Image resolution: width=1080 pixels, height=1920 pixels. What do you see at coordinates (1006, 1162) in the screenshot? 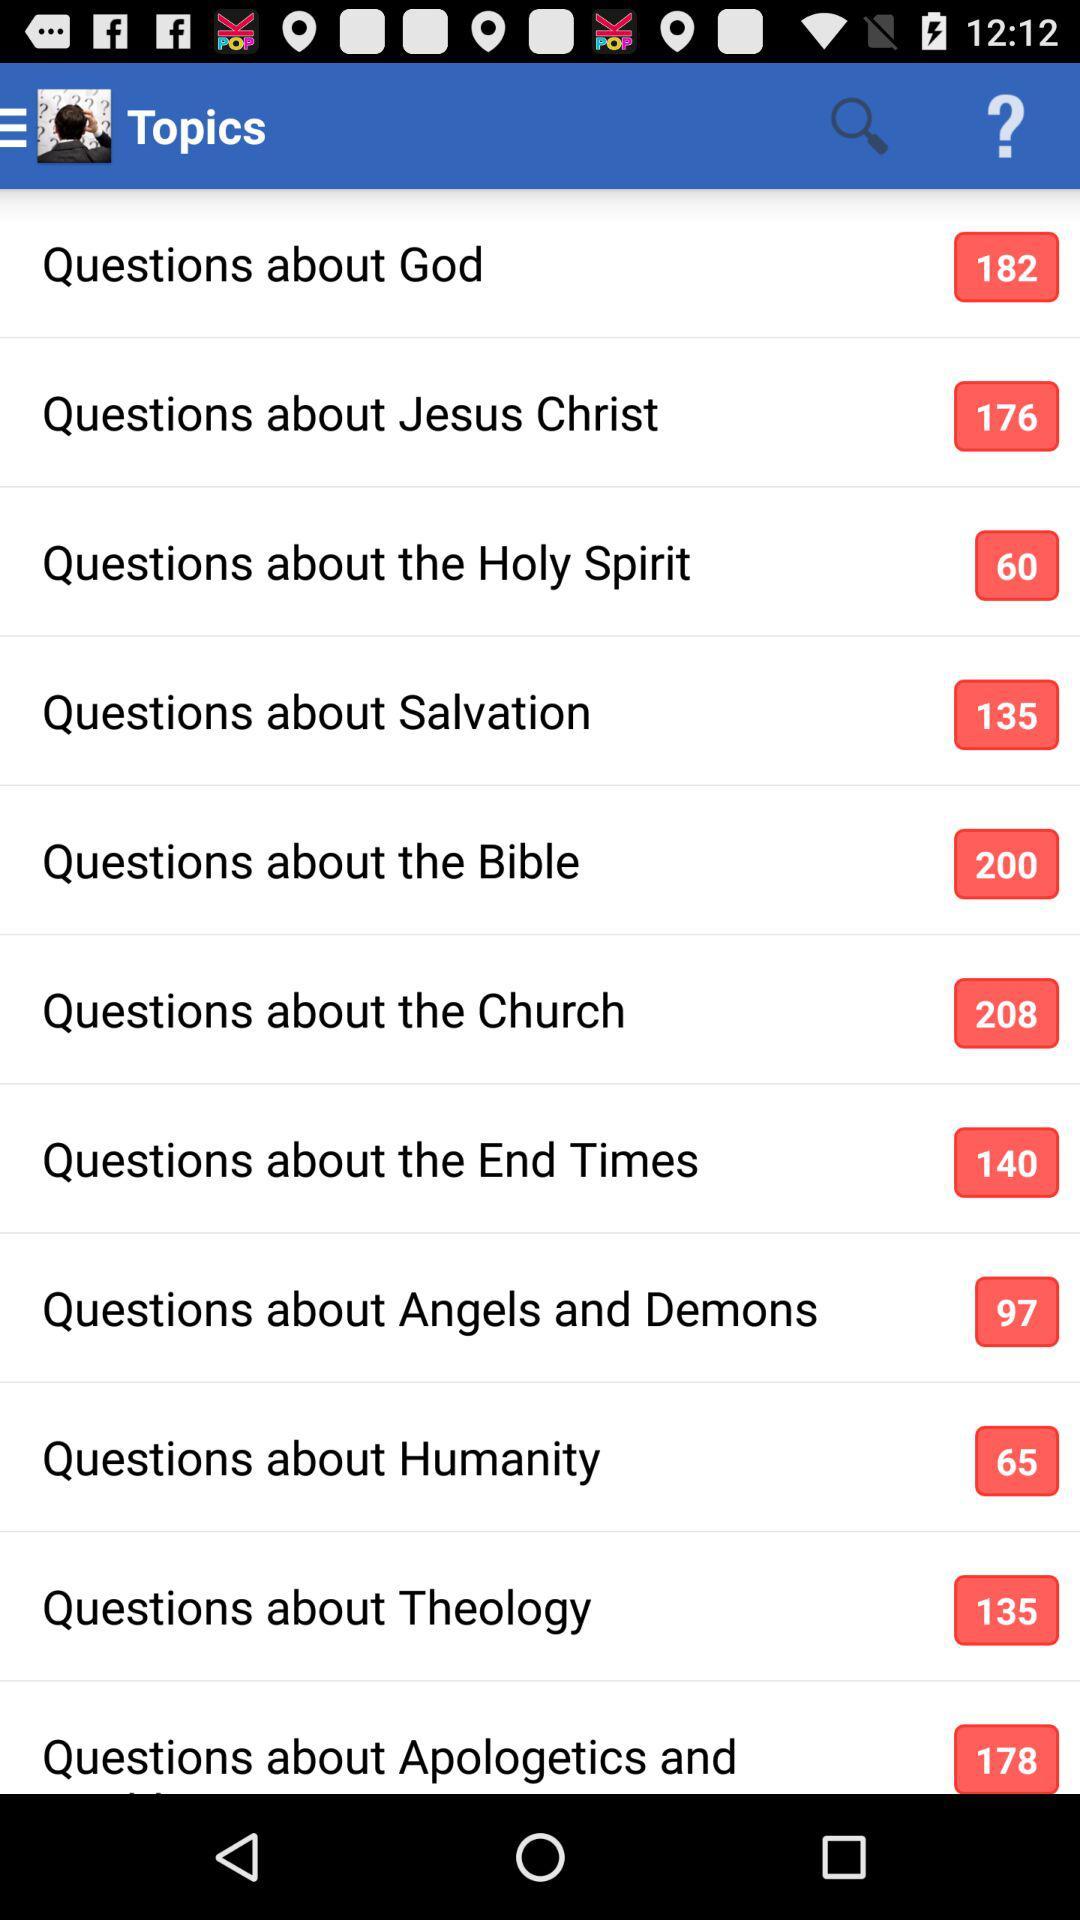
I see `140` at bounding box center [1006, 1162].